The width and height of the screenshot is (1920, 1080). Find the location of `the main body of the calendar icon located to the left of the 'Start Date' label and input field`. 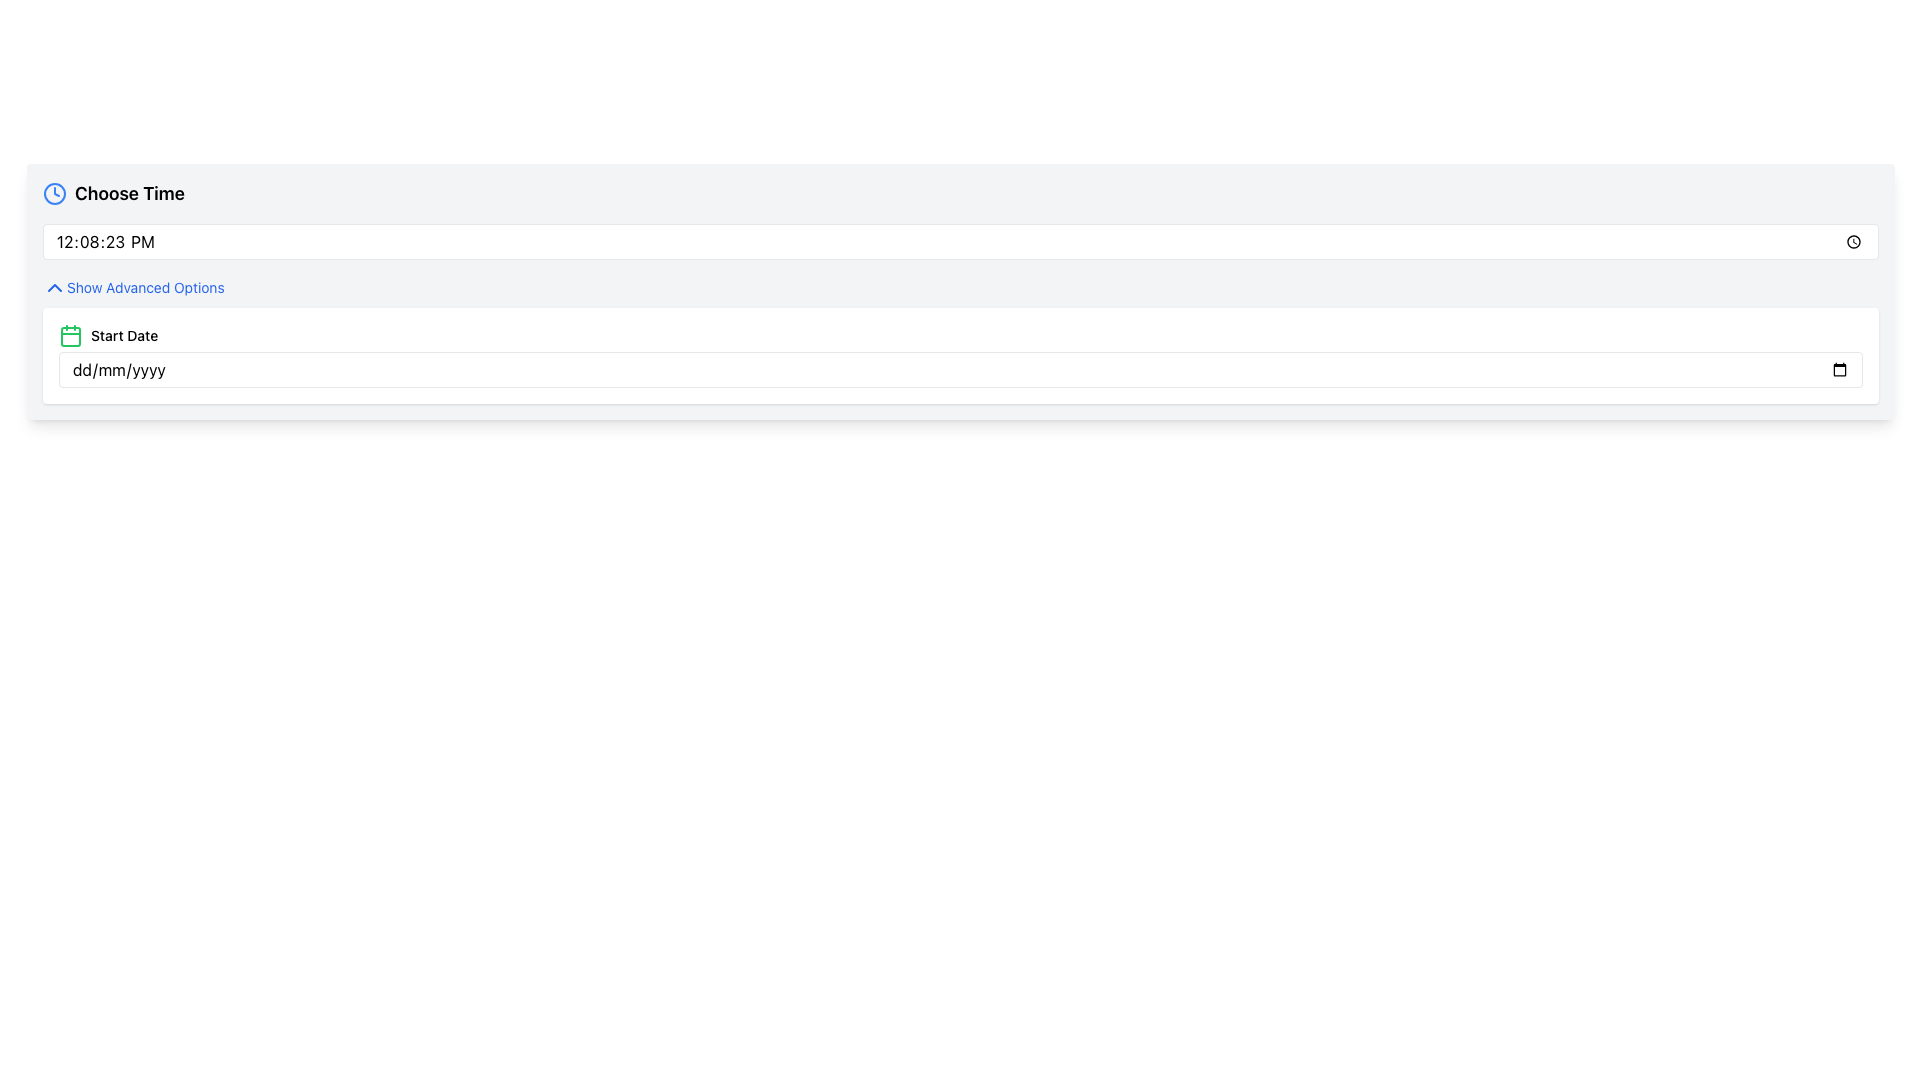

the main body of the calendar icon located to the left of the 'Start Date' label and input field is located at coordinates (71, 335).